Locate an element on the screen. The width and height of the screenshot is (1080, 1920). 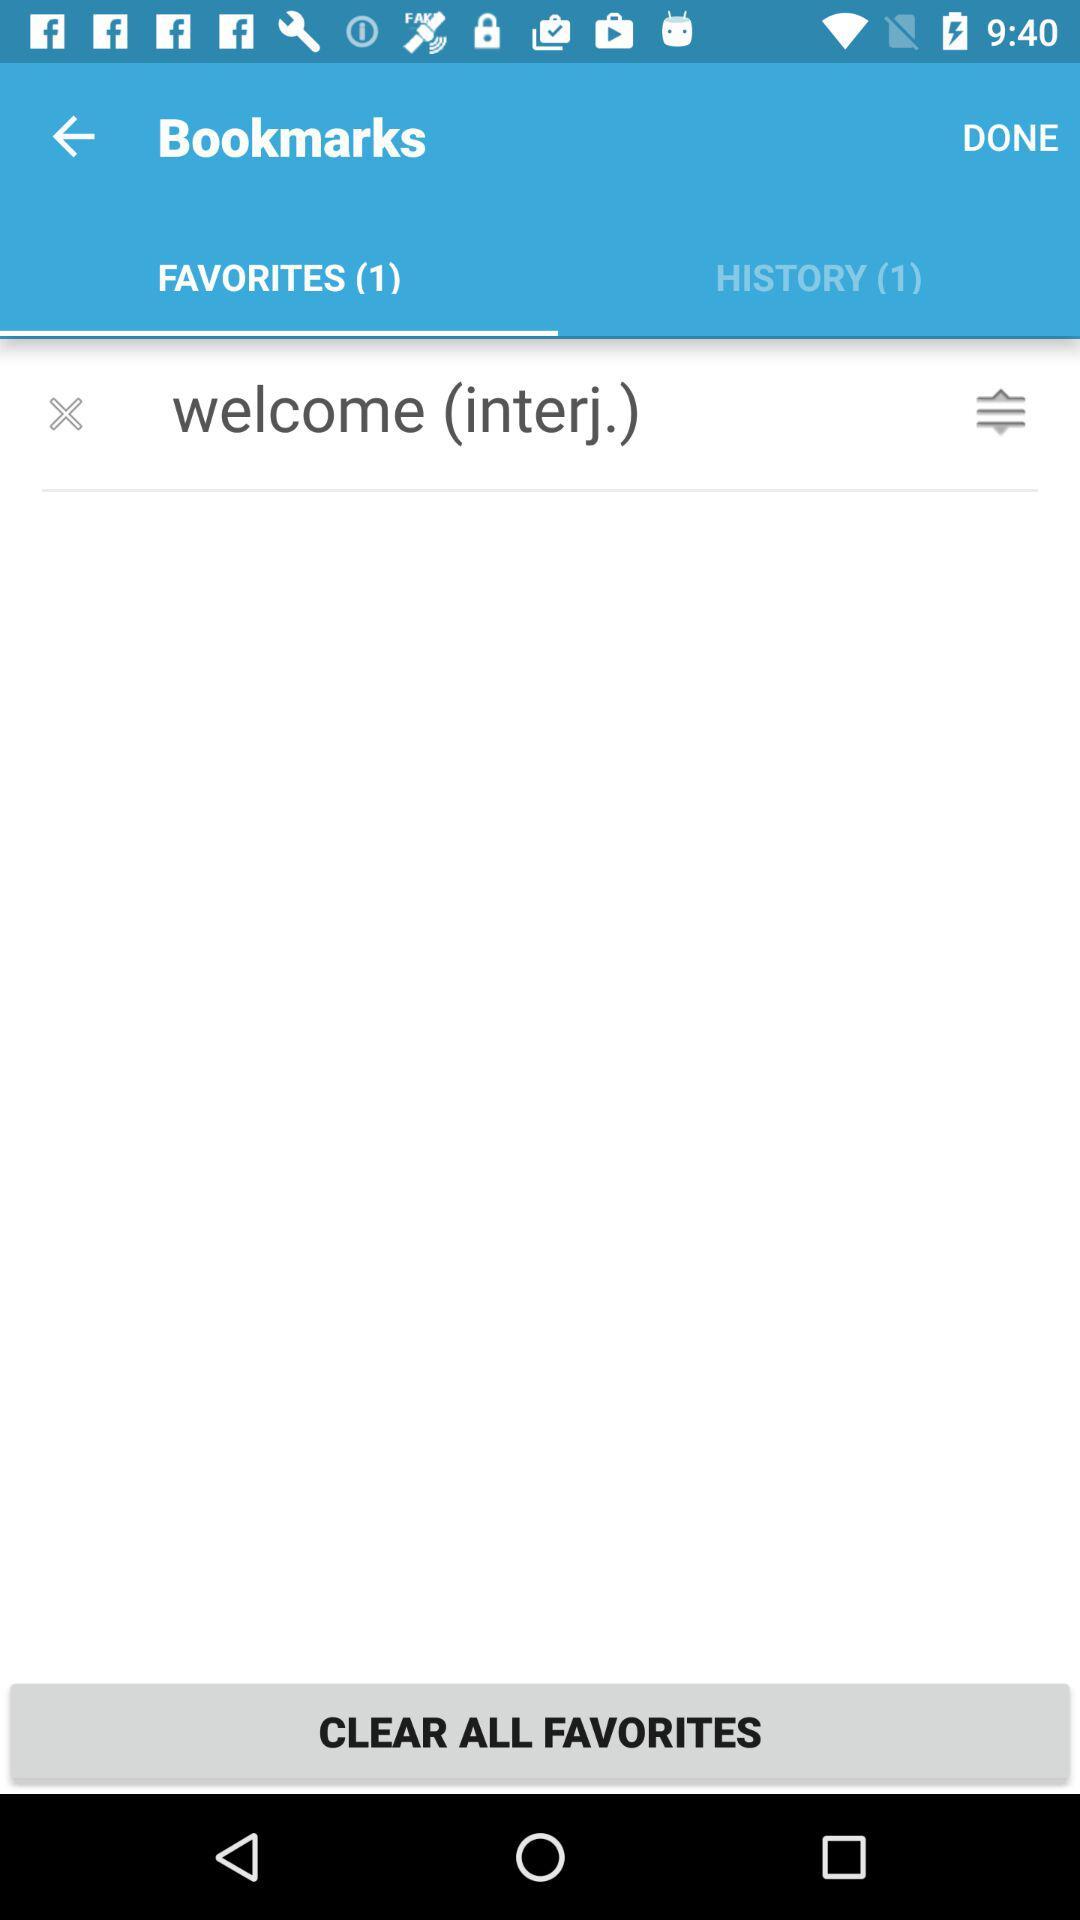
the item to the right of the favorites (1) item is located at coordinates (1010, 135).